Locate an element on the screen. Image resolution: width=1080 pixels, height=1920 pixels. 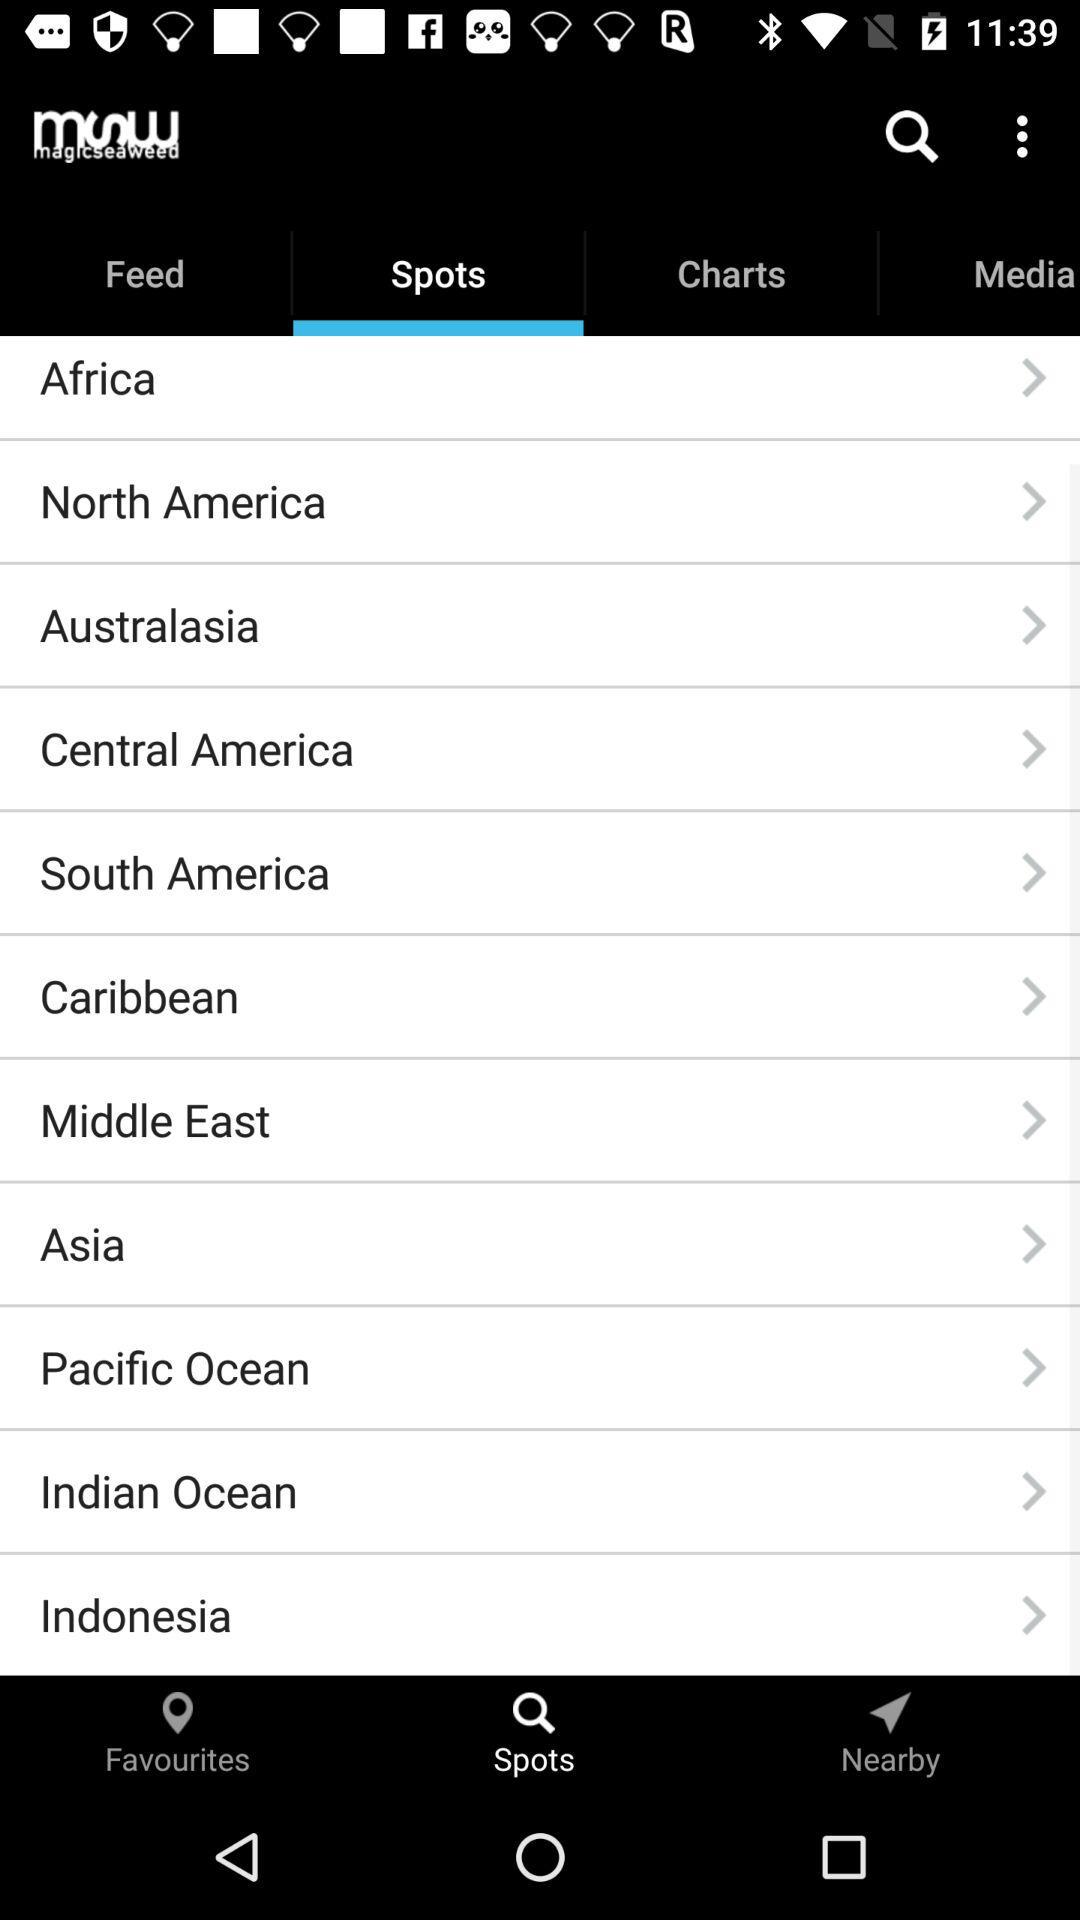
indonesia is located at coordinates (135, 1614).